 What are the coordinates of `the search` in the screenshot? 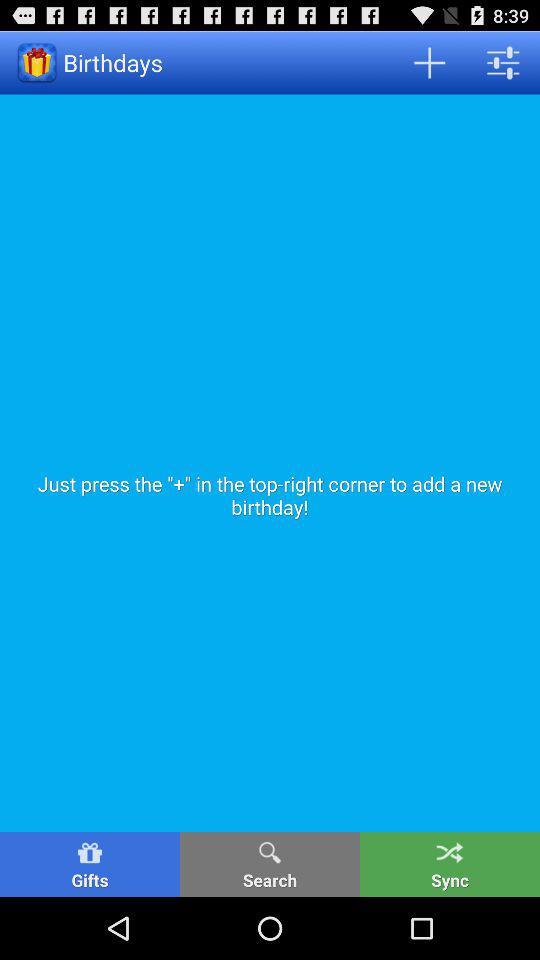 It's located at (270, 863).